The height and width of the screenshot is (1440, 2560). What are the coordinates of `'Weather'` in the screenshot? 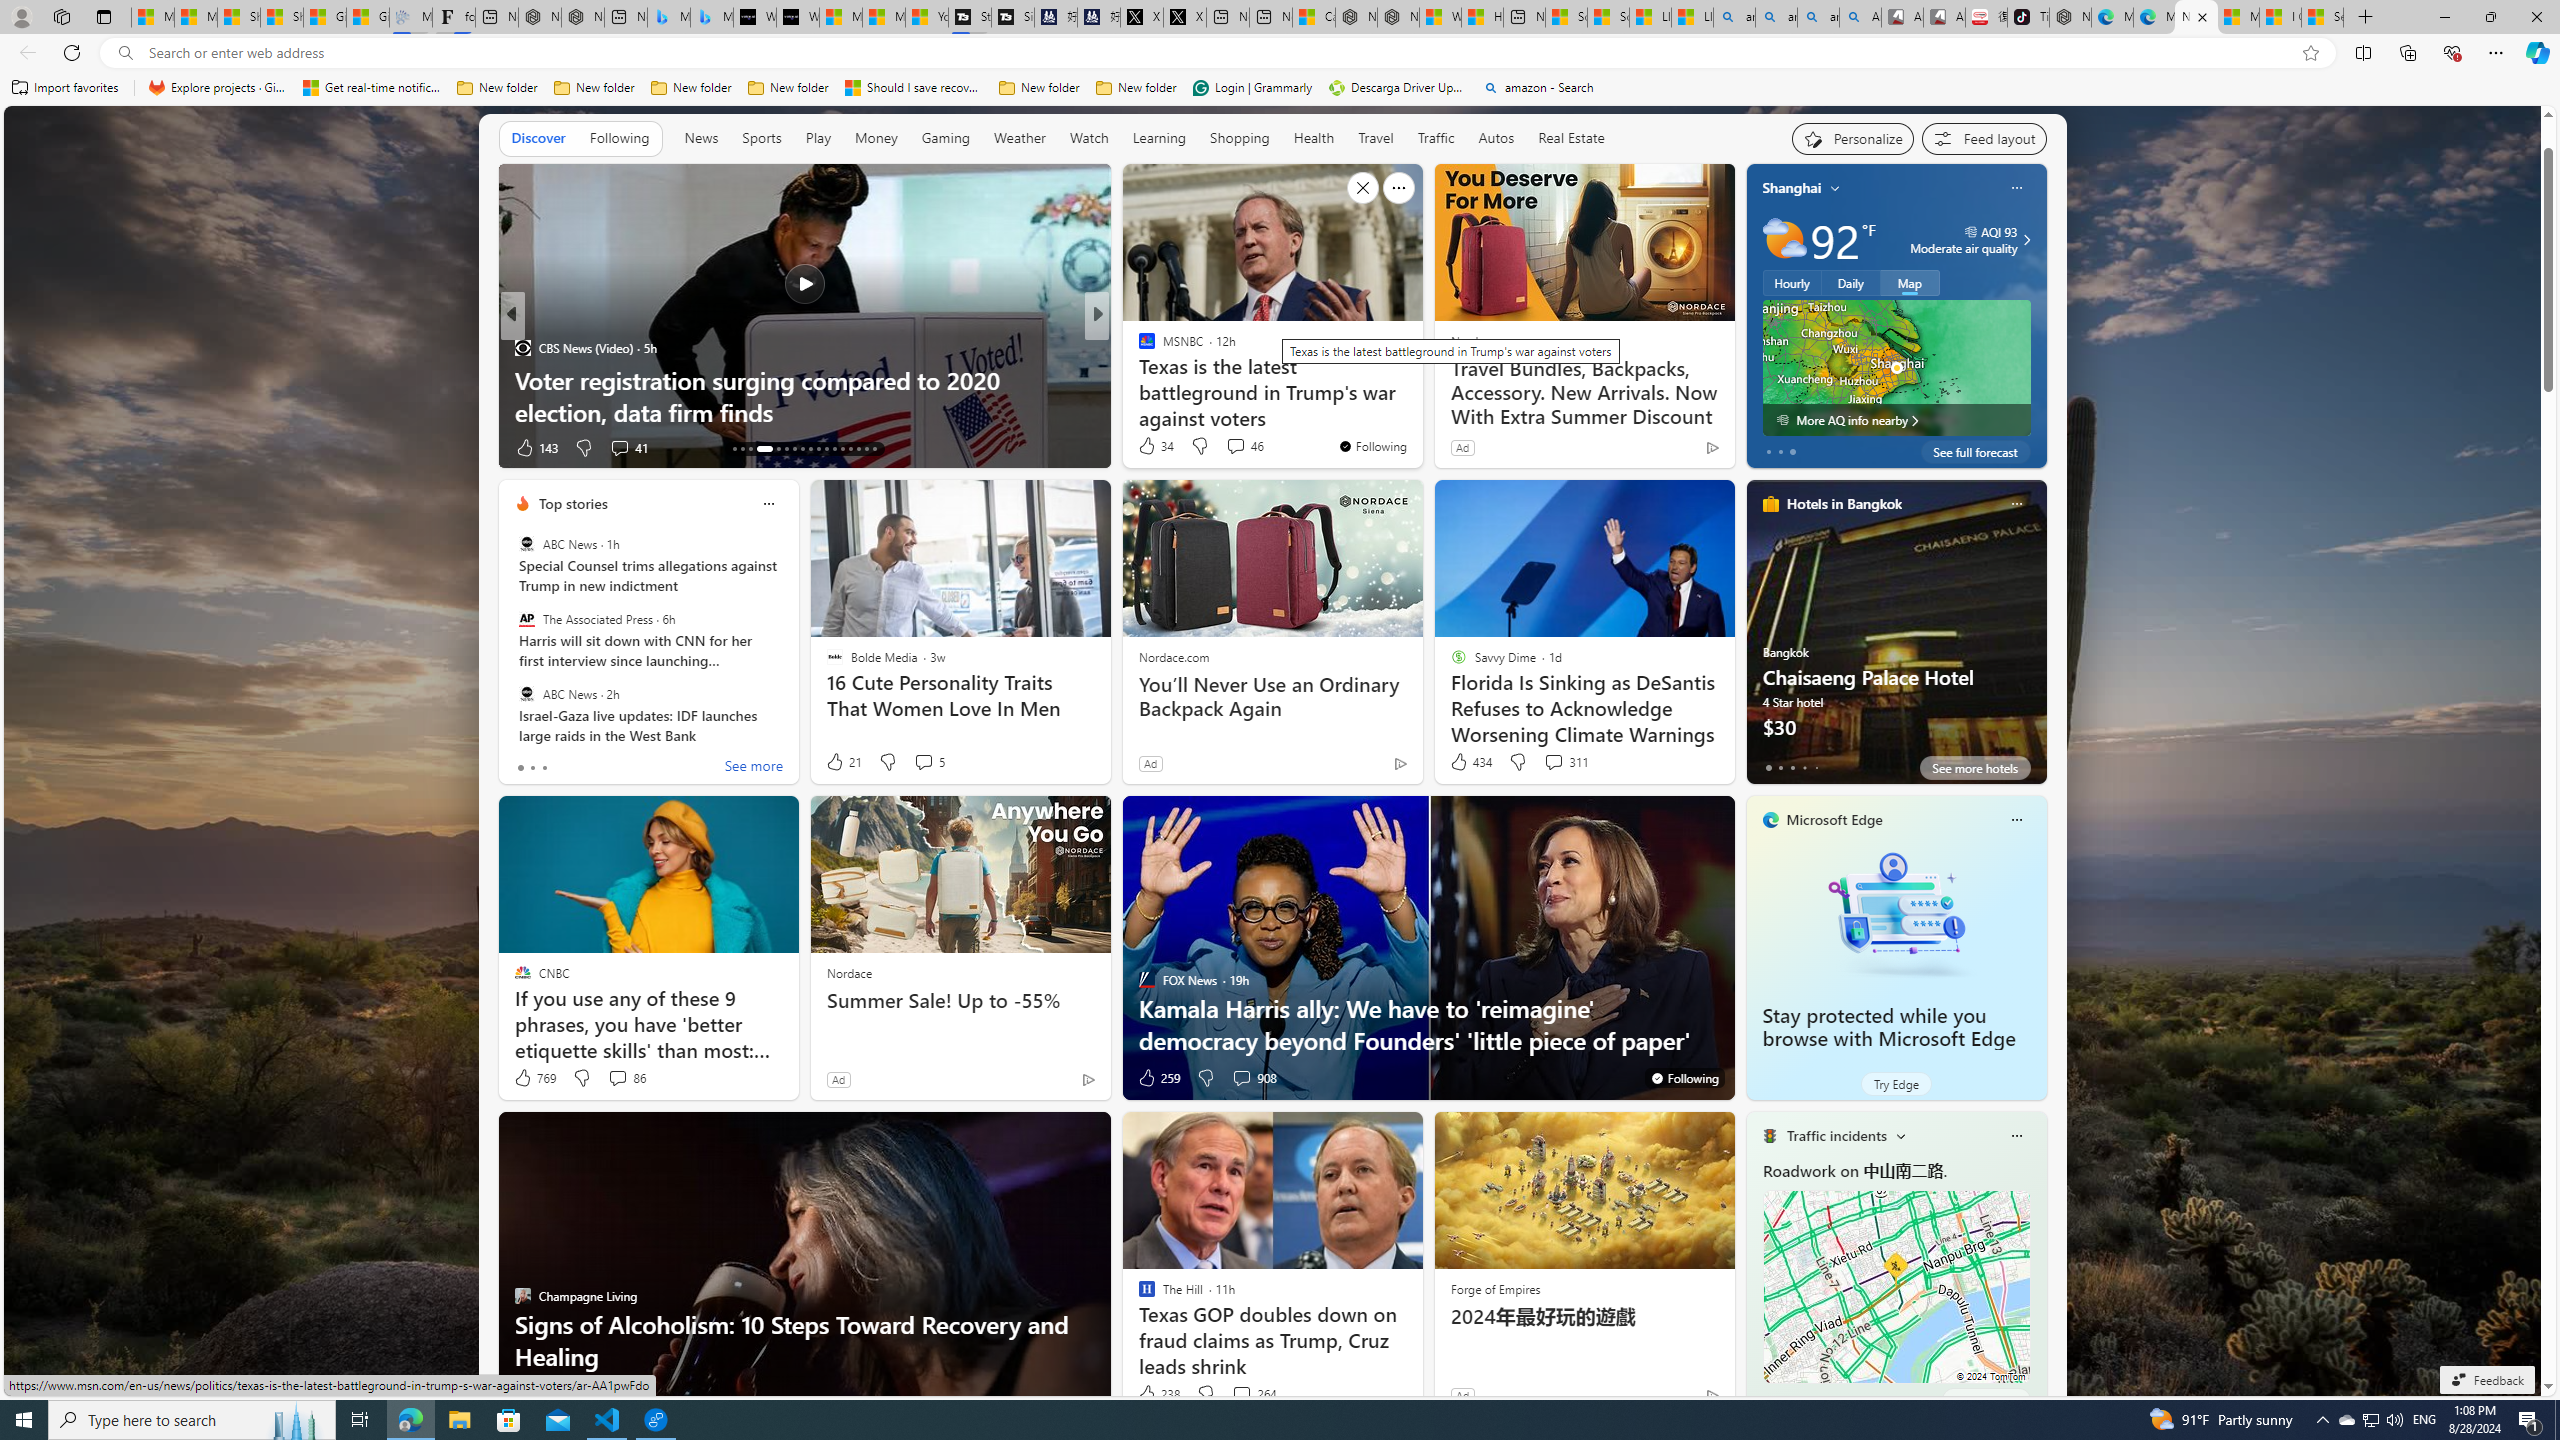 It's located at (1019, 137).